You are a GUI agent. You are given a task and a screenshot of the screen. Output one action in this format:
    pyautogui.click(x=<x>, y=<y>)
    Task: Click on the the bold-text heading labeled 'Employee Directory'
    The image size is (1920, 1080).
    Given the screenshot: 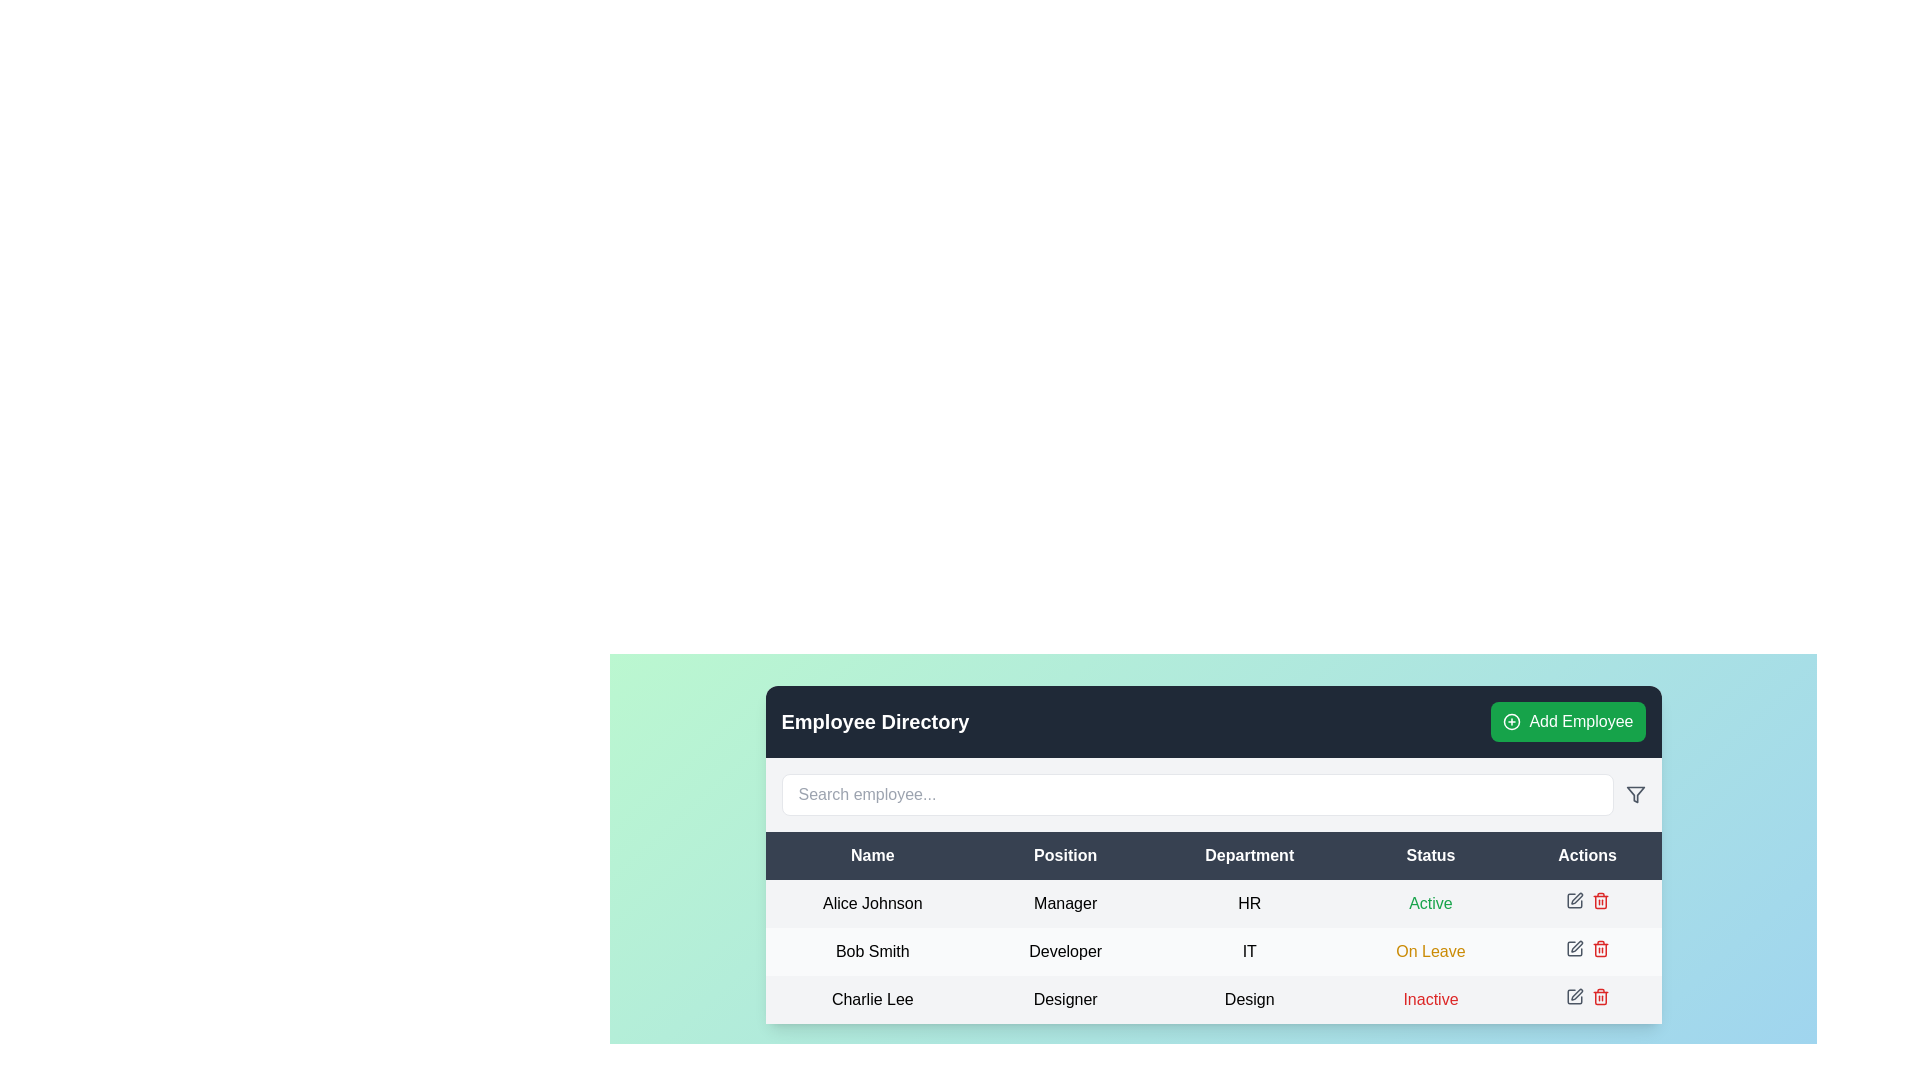 What is the action you would take?
    pyautogui.click(x=875, y=721)
    